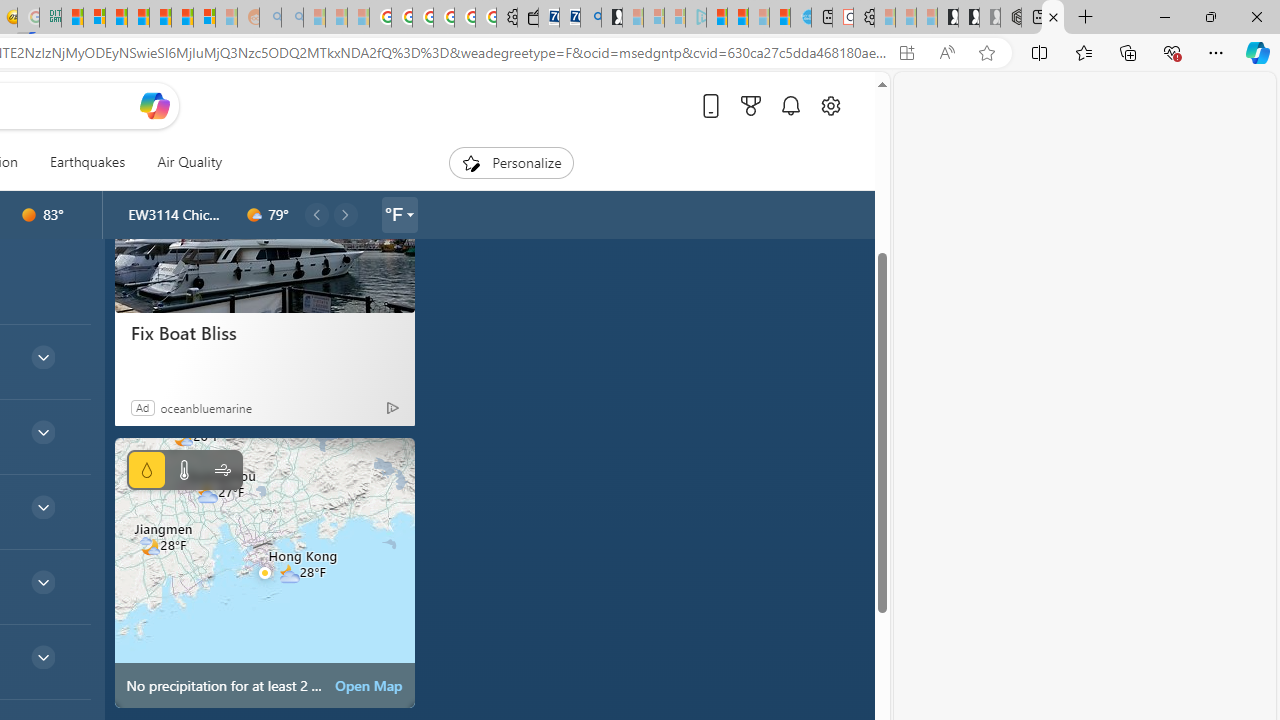 This screenshot has height=720, width=1280. I want to click on 'common/carouselChevron', so click(345, 214).